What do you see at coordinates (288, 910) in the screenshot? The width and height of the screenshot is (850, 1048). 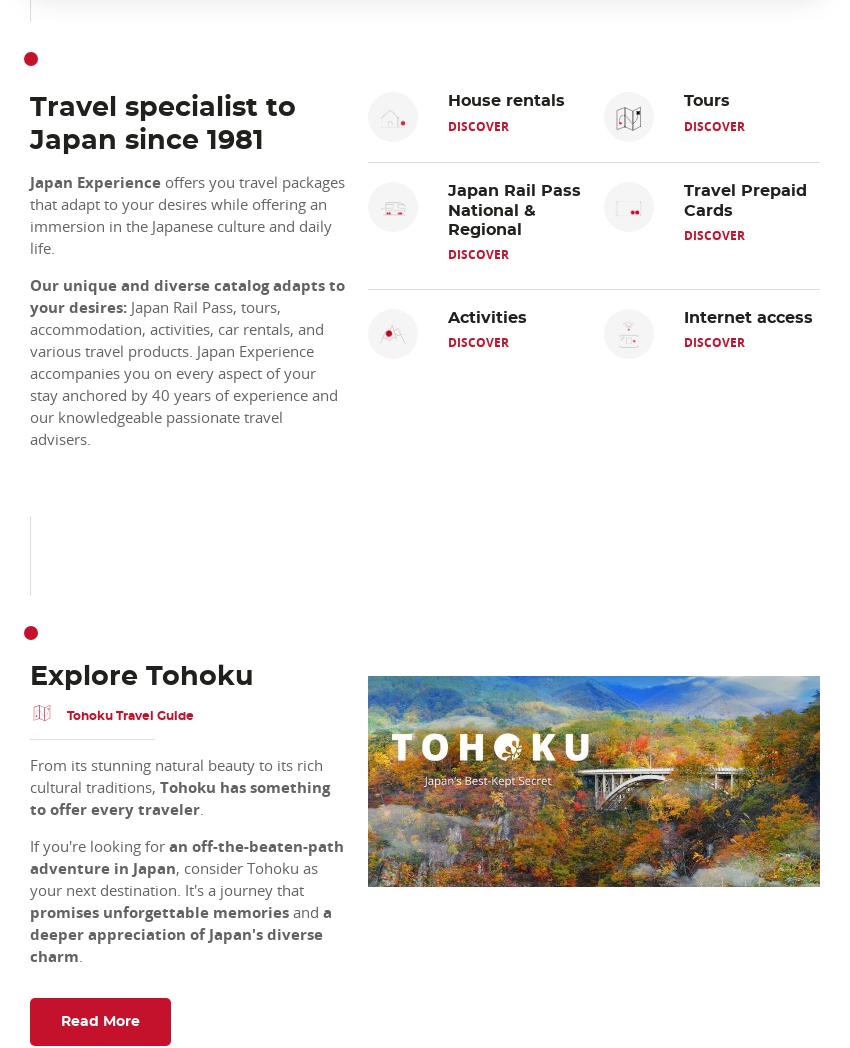 I see `'and'` at bounding box center [288, 910].